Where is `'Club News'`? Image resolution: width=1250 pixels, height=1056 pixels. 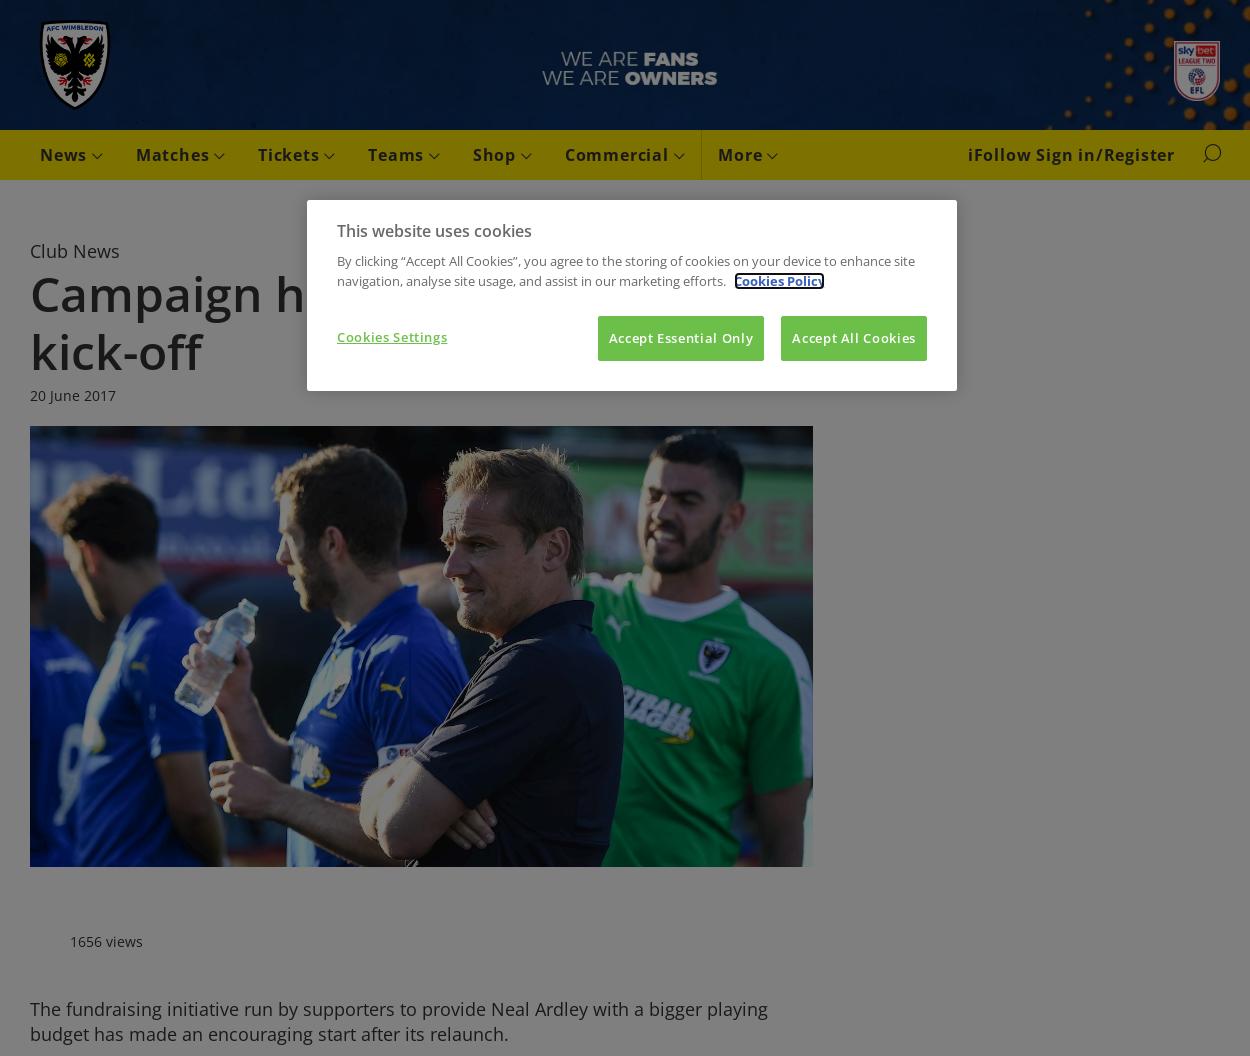 'Club News' is located at coordinates (30, 250).